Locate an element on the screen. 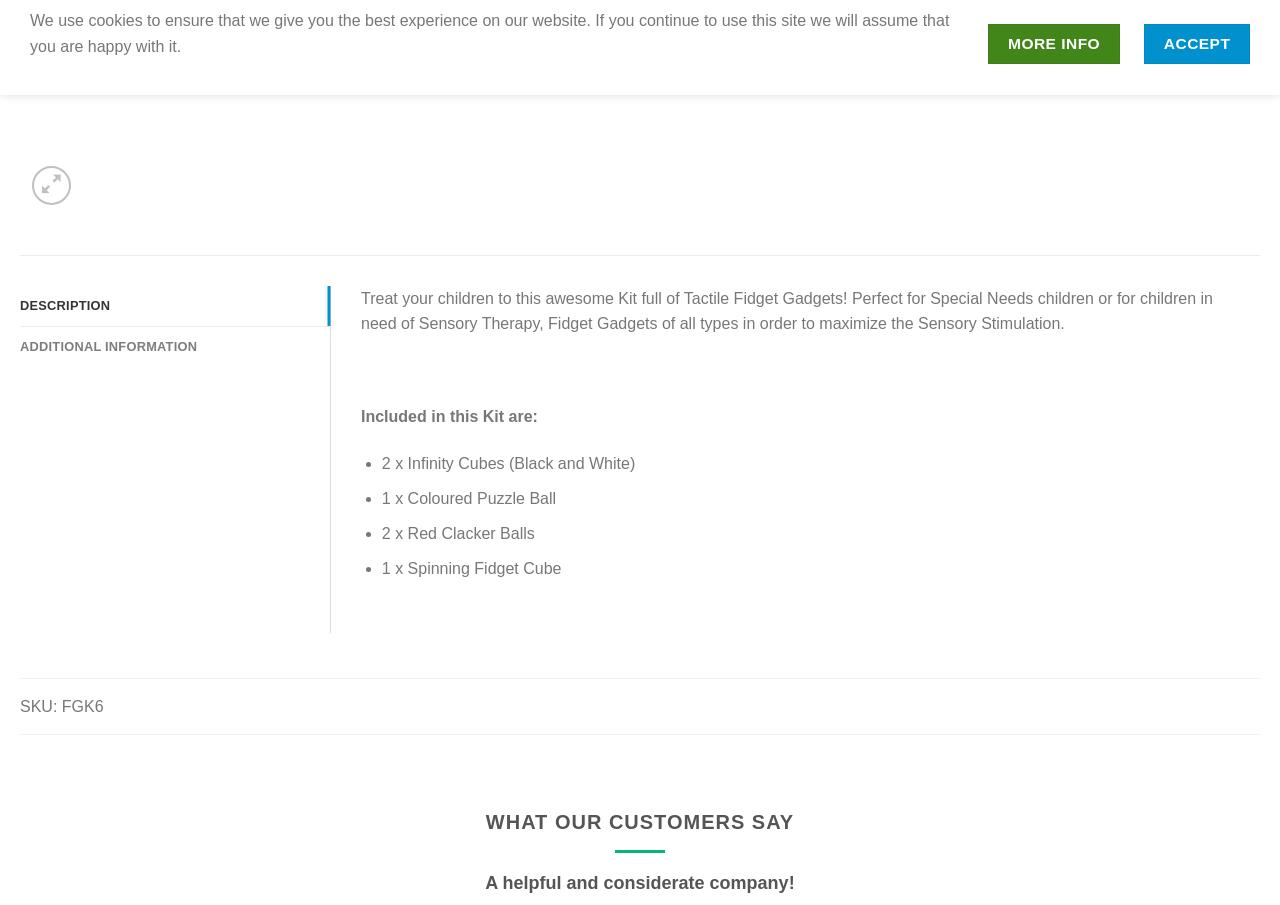 This screenshot has height=905, width=1280. 'Accept' is located at coordinates (1196, 42).